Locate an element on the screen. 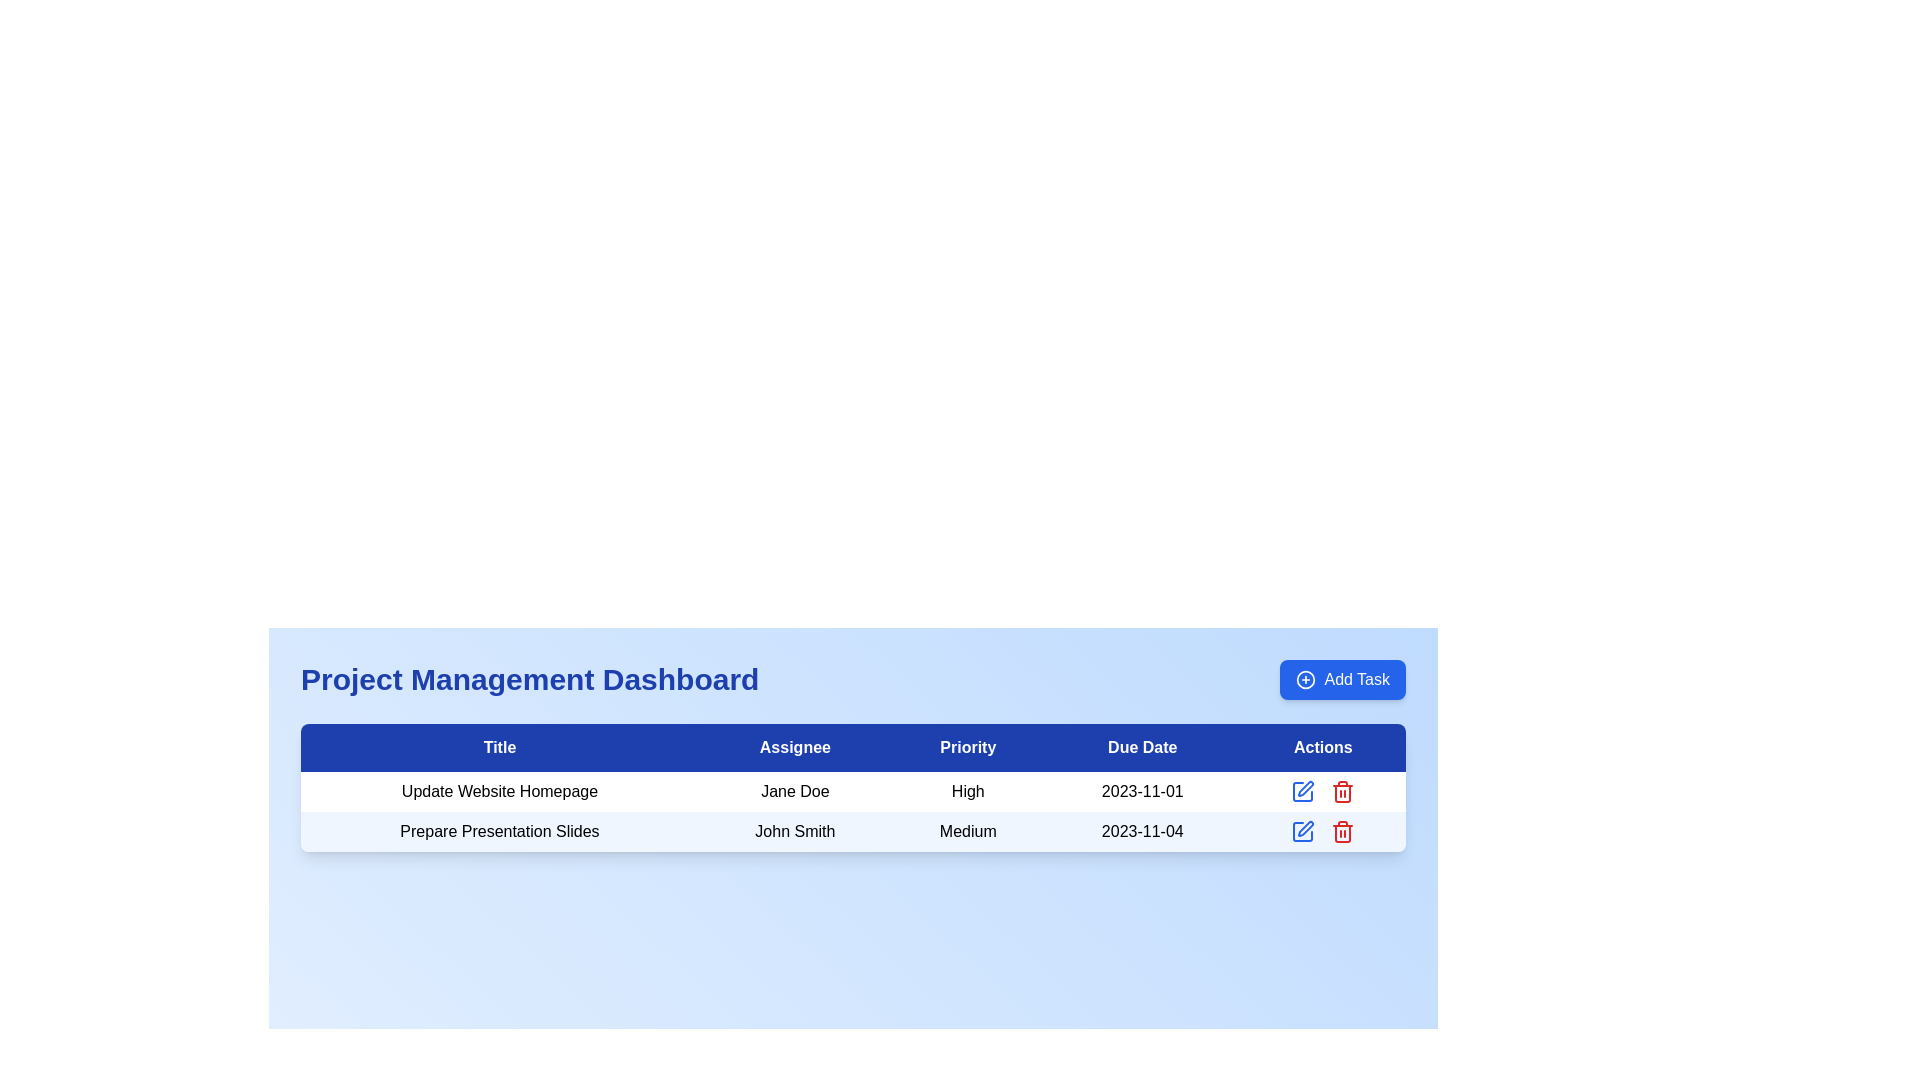 The image size is (1920, 1080). the 'Priority' table header label, which is a rectangular box with bold white text on a dark blue background, located in the third column of a tabular interface is located at coordinates (968, 748).